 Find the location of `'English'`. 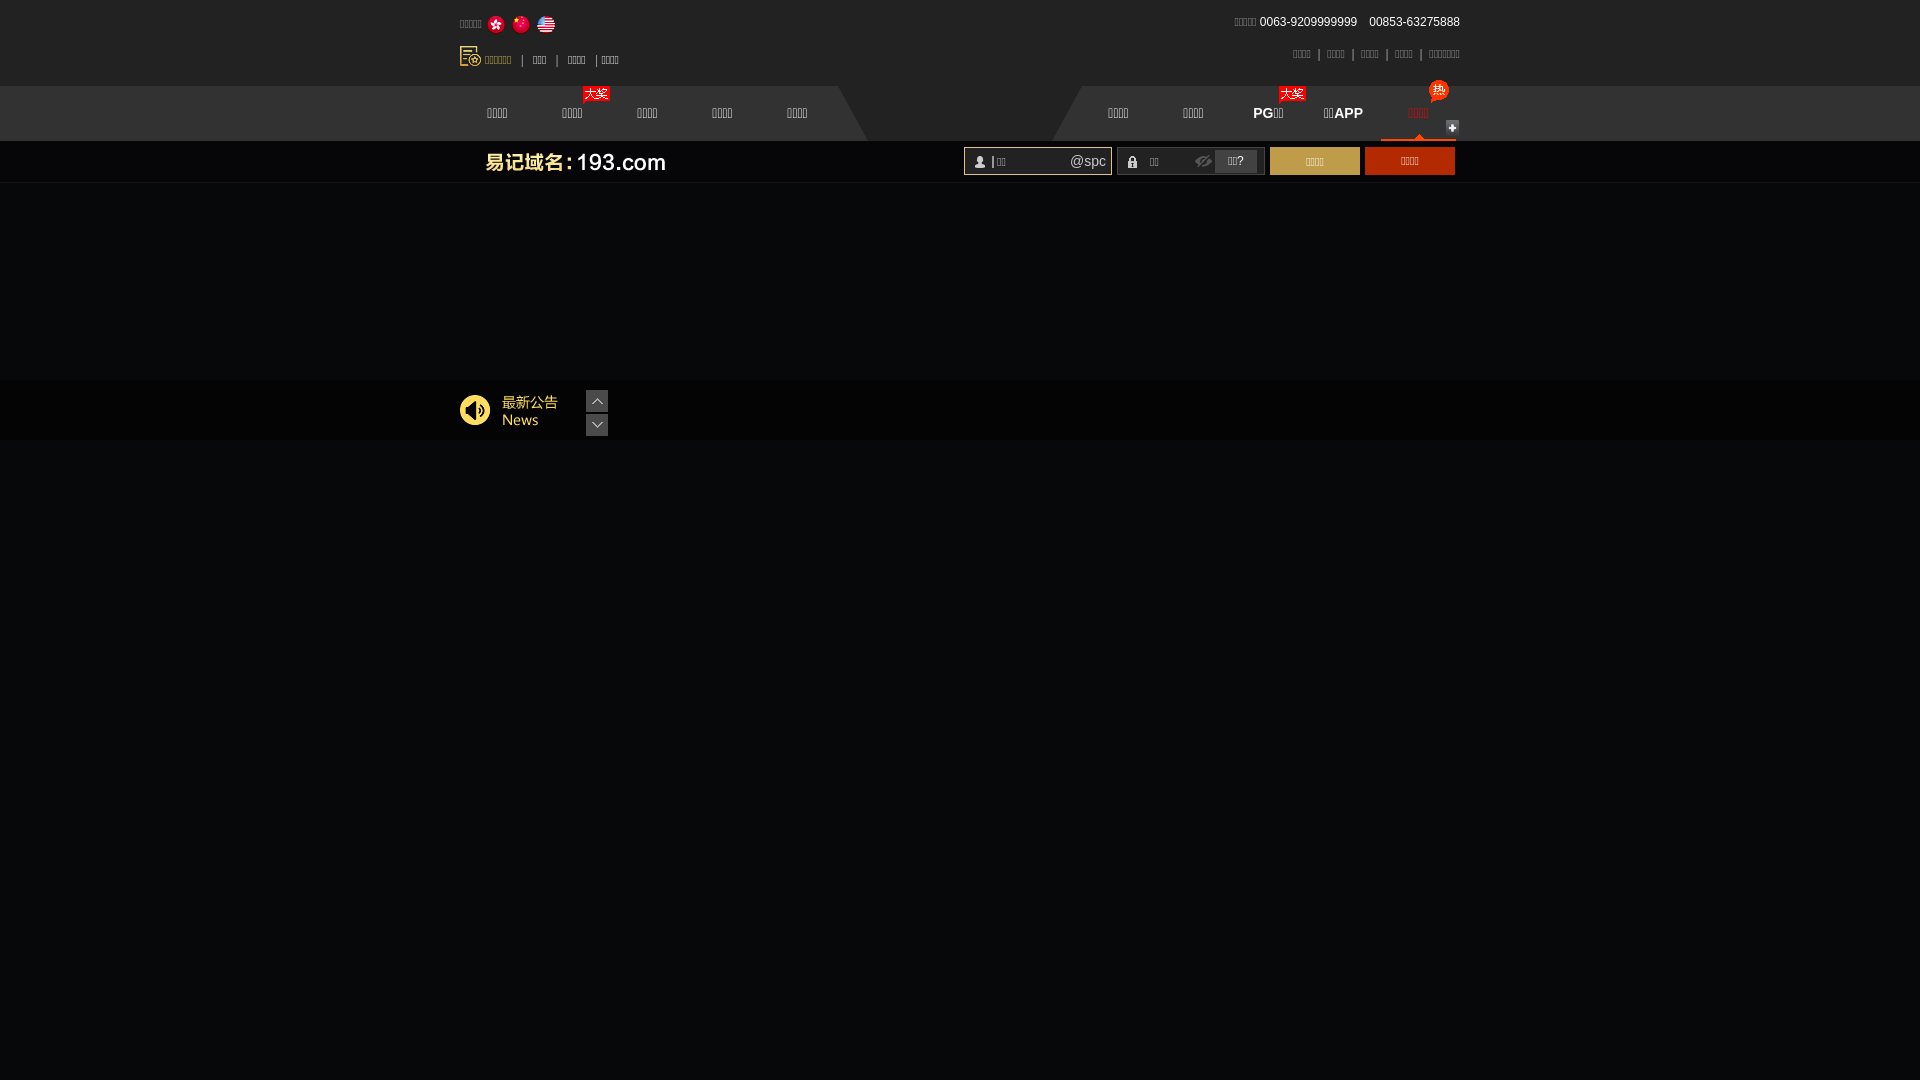

'English' is located at coordinates (546, 24).